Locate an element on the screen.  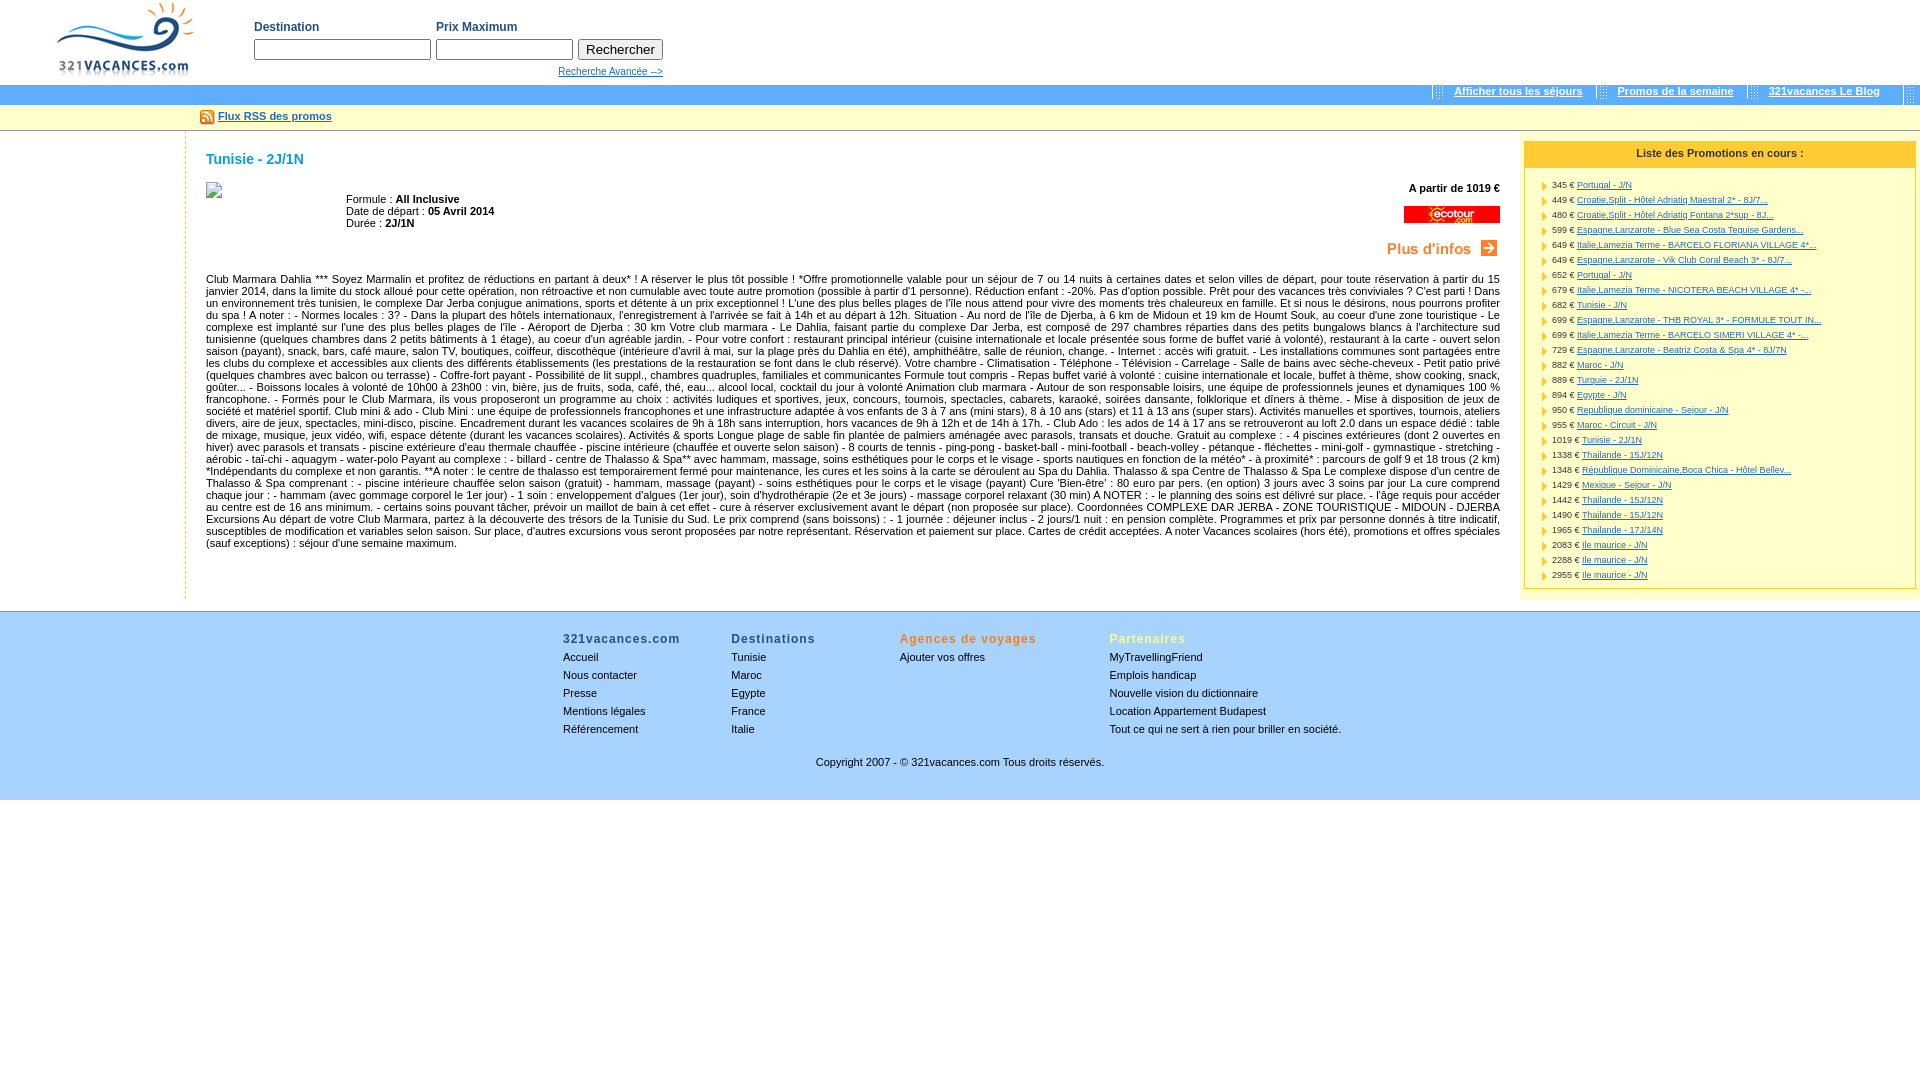
'Thailande - 15J/12N' is located at coordinates (1622, 514).